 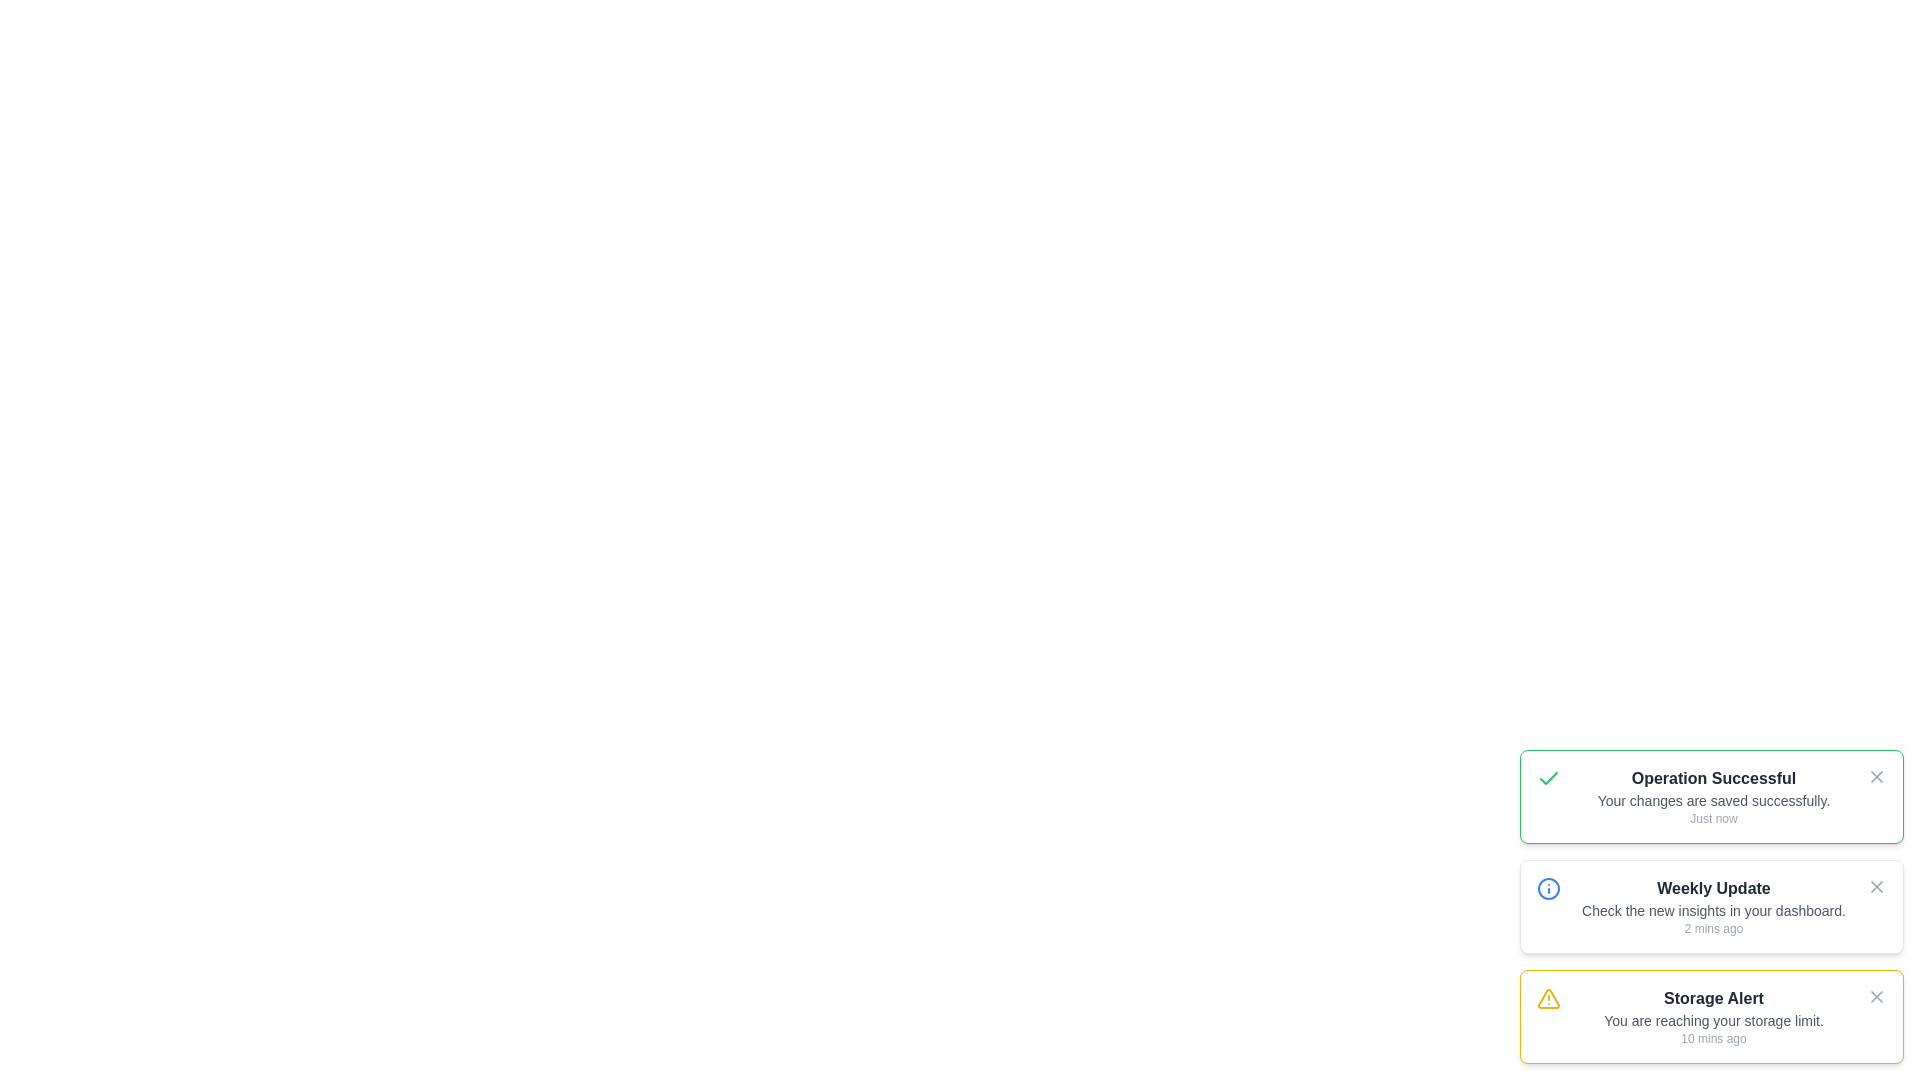 What do you see at coordinates (1712, 1021) in the screenshot?
I see `the text label displaying 'You are reaching your storage limit.' which is located within a notification box directly beneath the header 'Storage Alert'` at bounding box center [1712, 1021].